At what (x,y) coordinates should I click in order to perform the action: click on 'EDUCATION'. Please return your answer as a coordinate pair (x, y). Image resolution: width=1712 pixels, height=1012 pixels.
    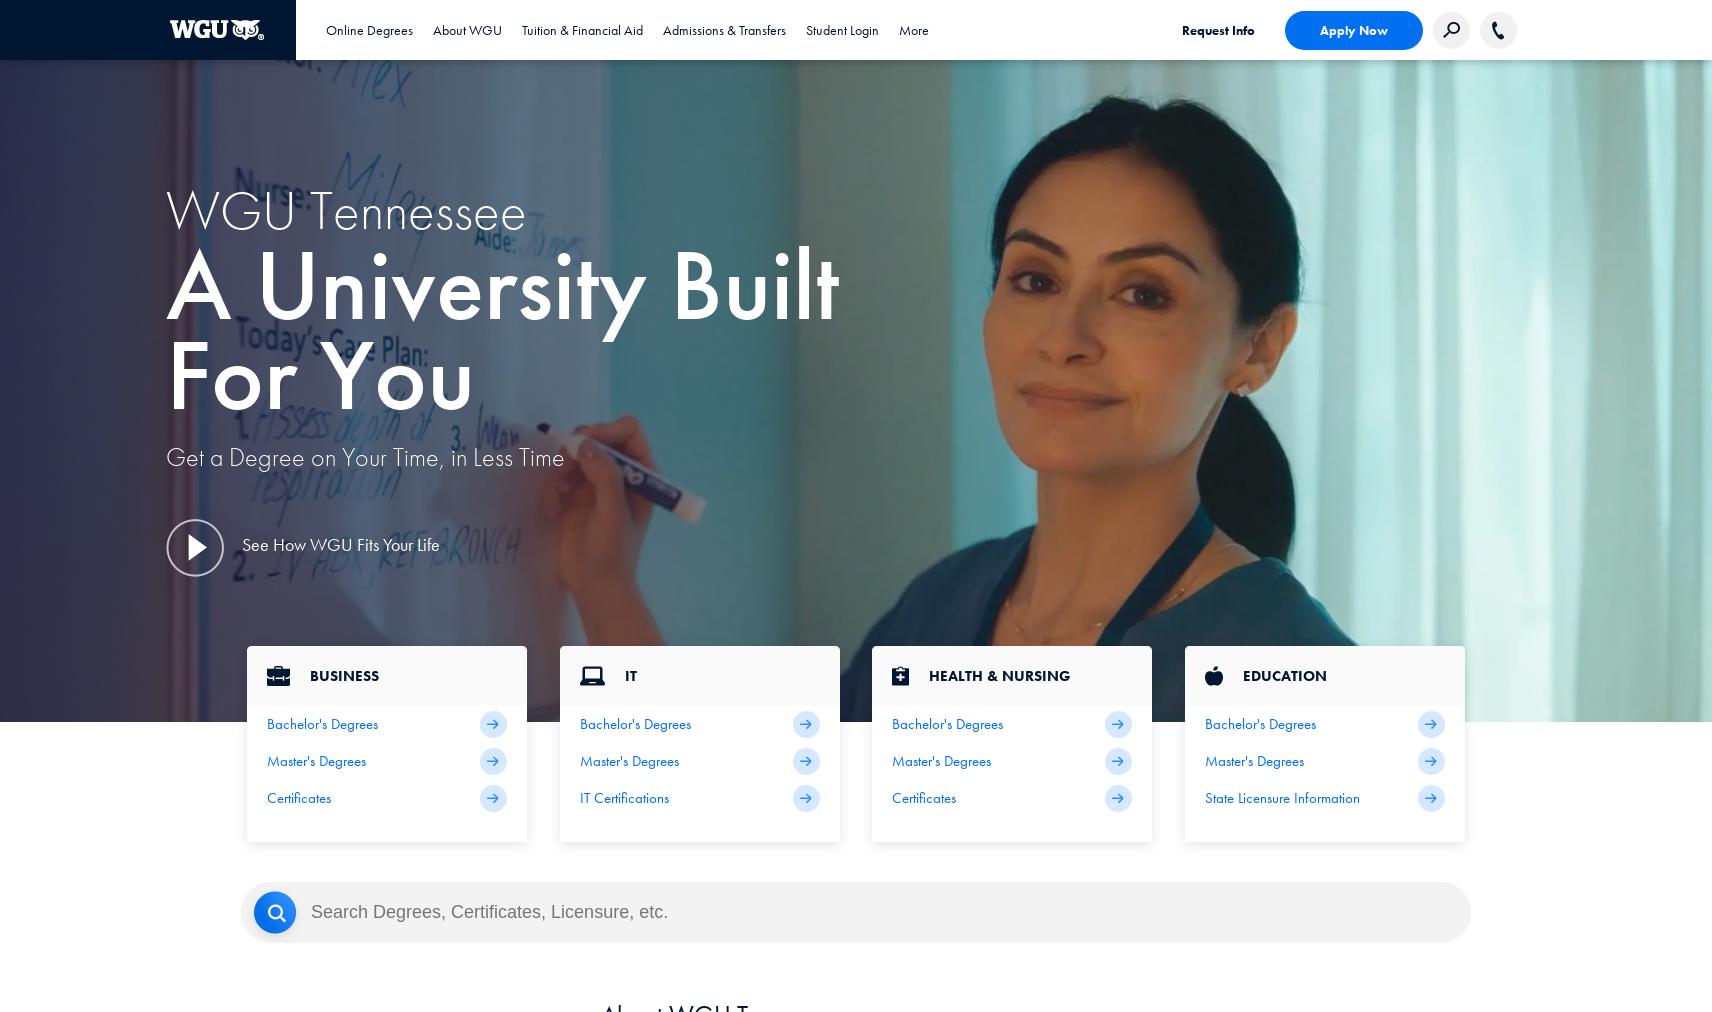
    Looking at the image, I should click on (1243, 675).